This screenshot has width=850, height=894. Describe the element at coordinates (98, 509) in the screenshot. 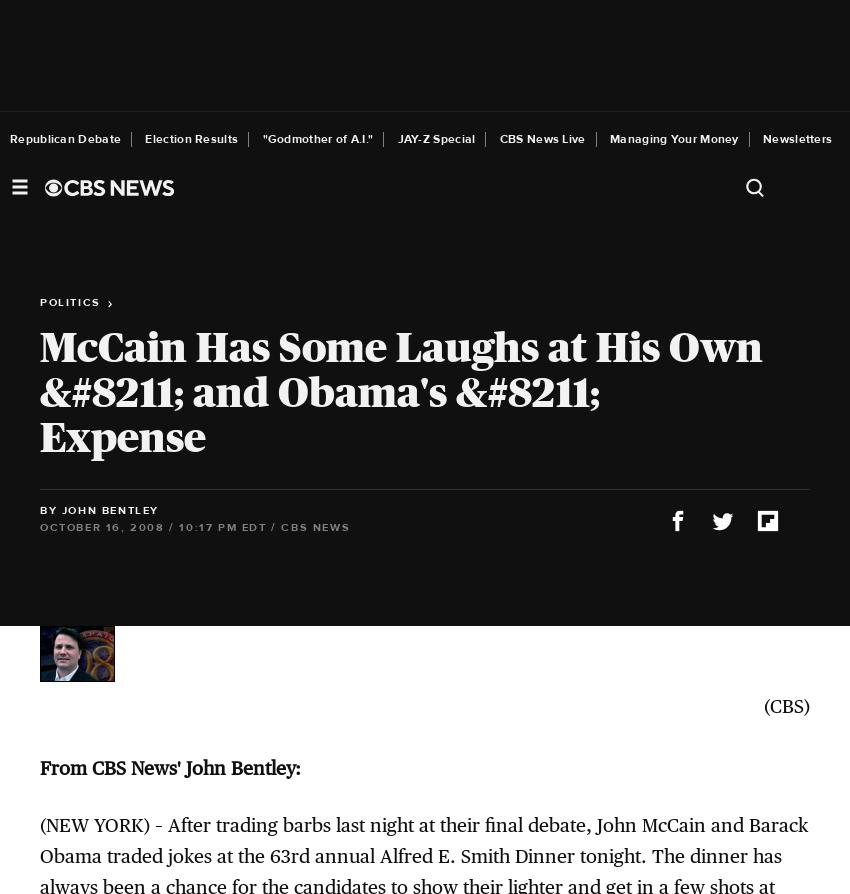

I see `'By John Bentley'` at that location.